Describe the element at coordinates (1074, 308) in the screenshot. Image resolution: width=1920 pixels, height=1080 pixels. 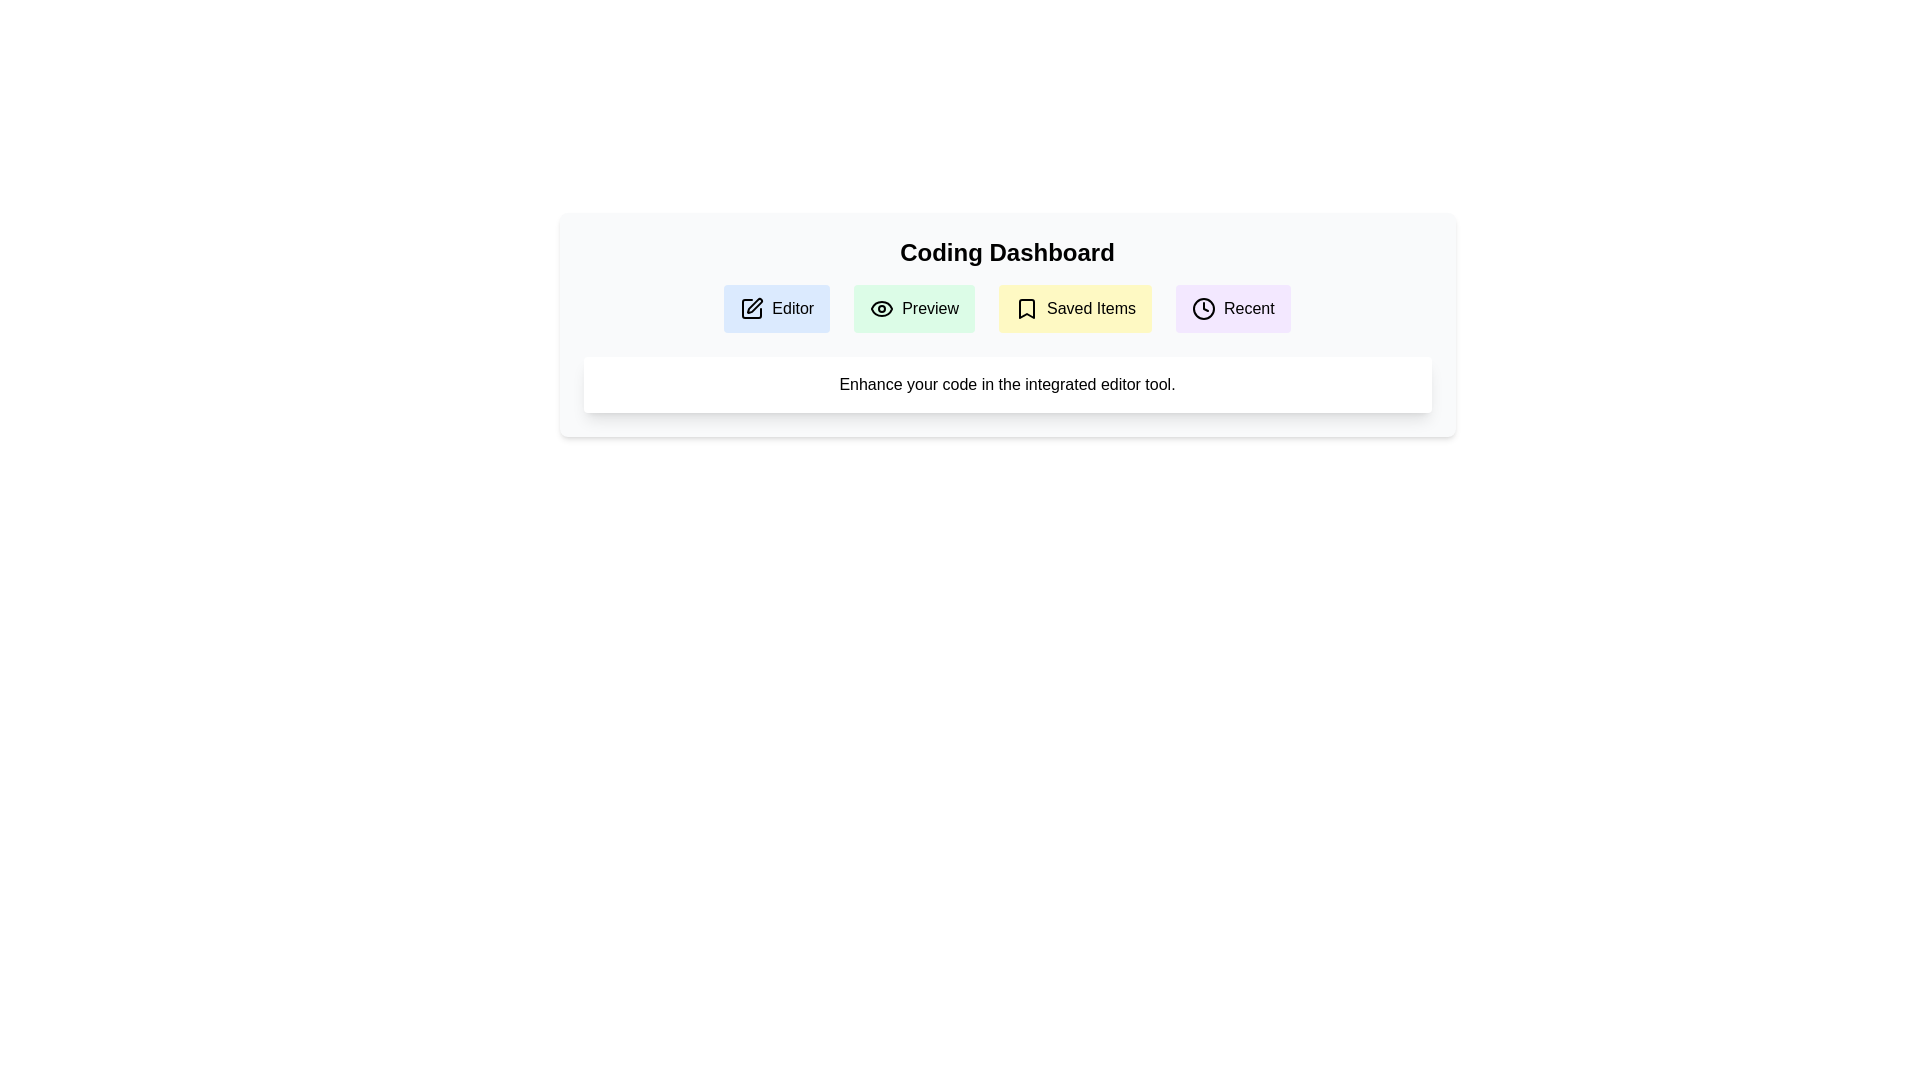
I see `the 'Saved Items' button, which is a rectangular button with a light yellow background and a bookmark icon` at that location.